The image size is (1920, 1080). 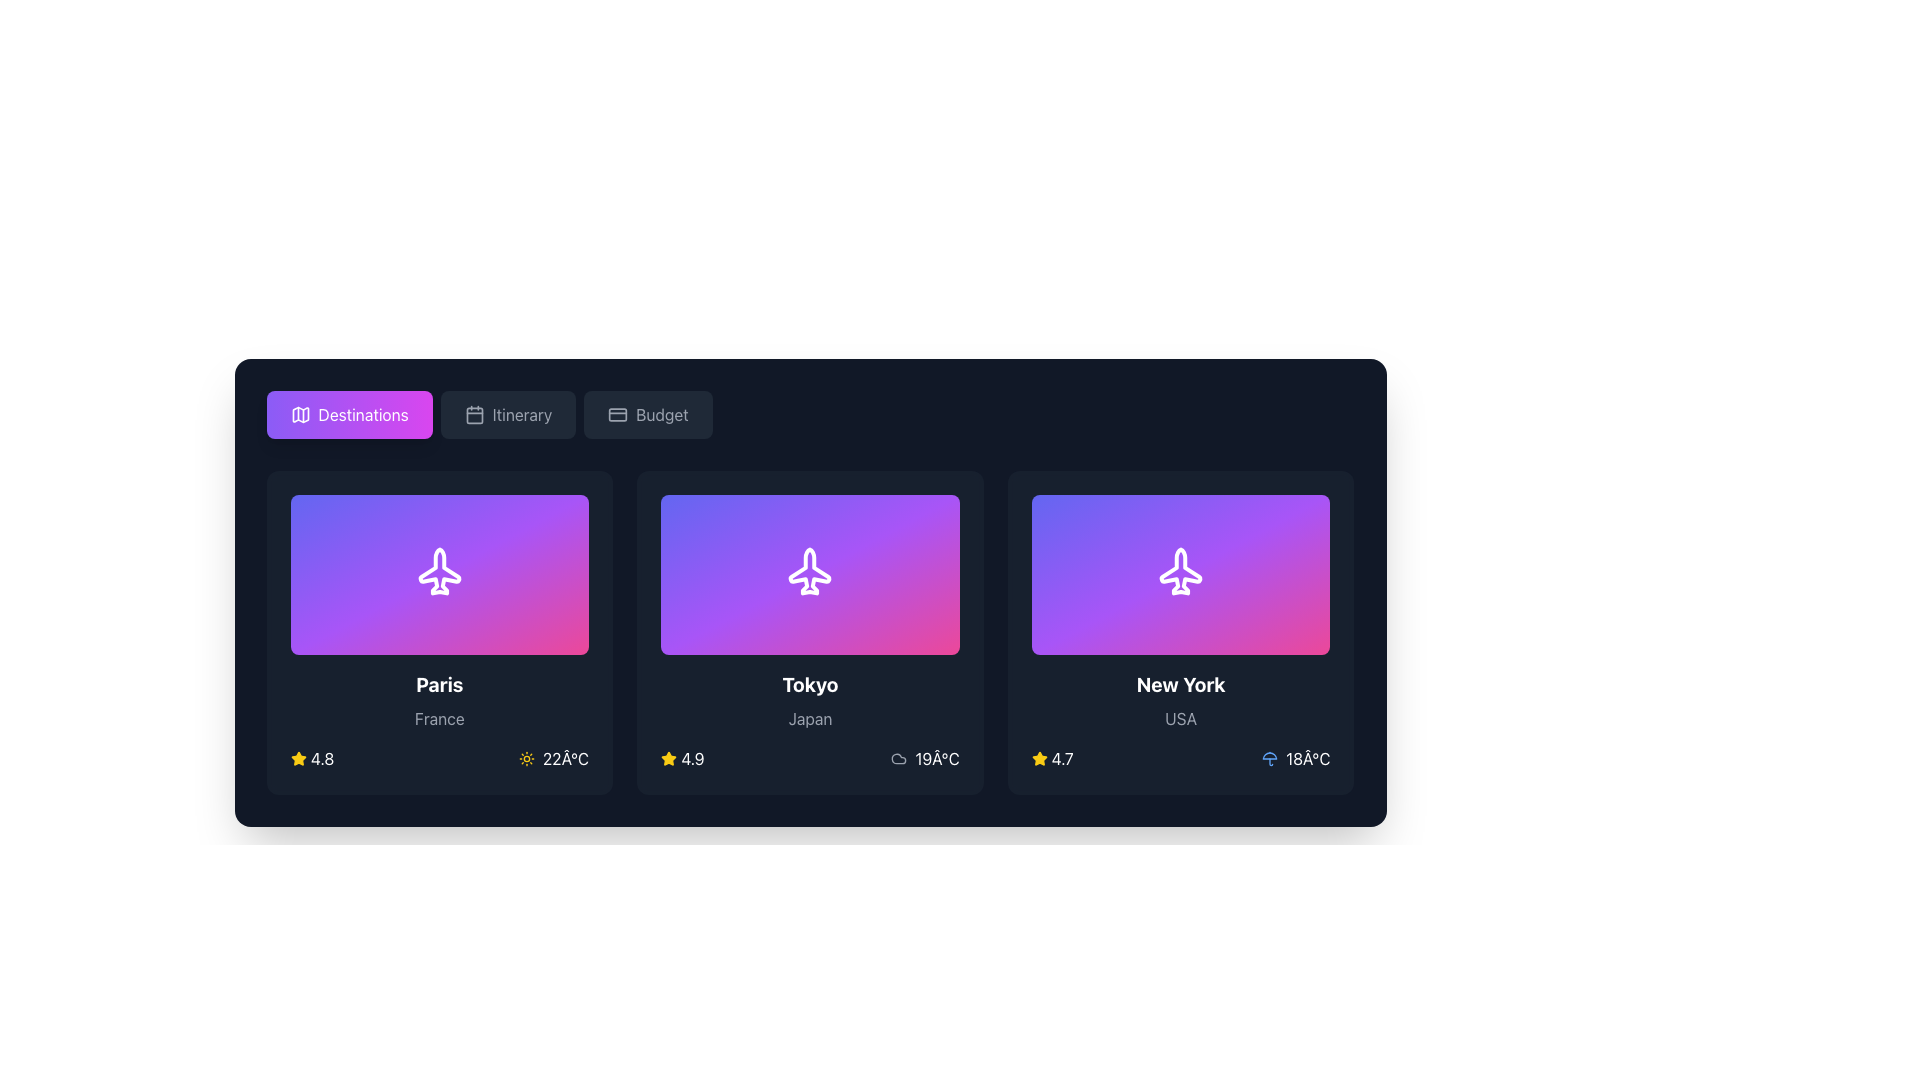 I want to click on the central Destination card presenting information for Tokyo, so click(x=810, y=632).